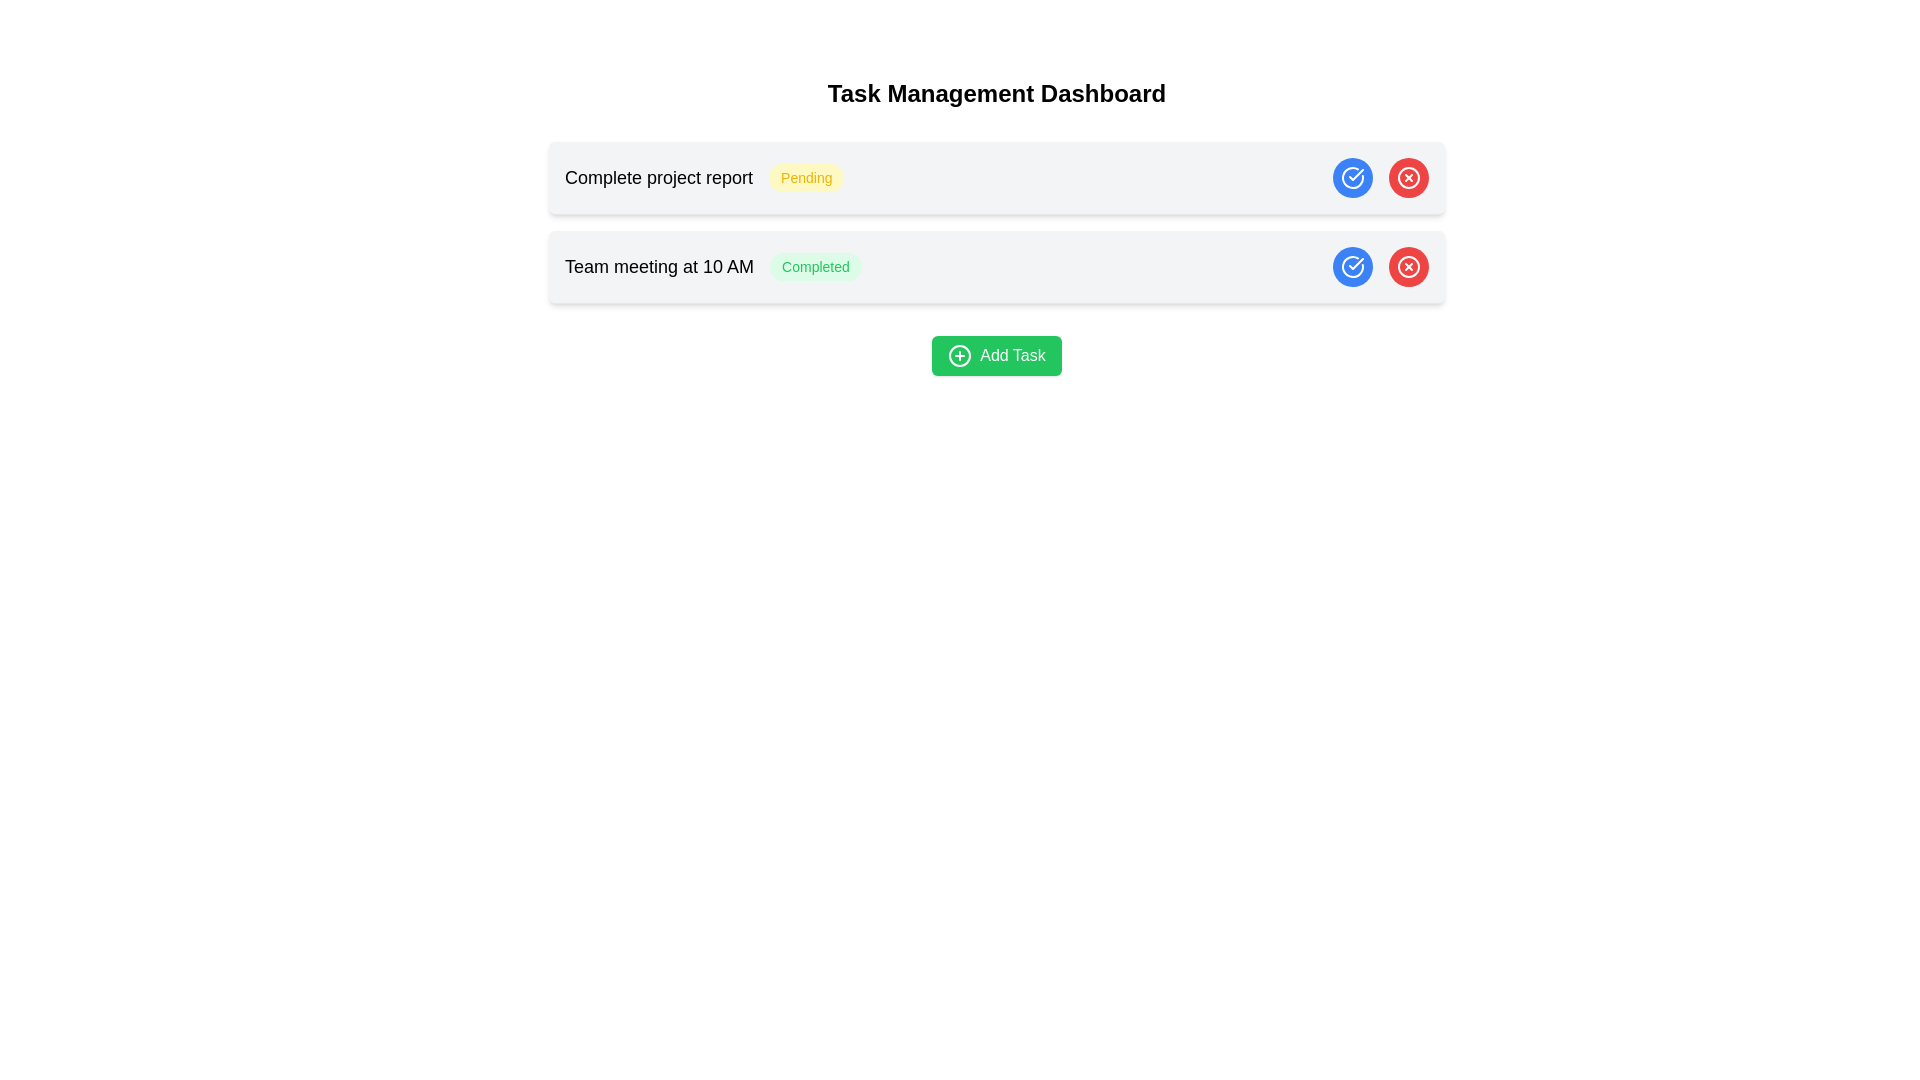 The width and height of the screenshot is (1920, 1080). I want to click on the action button within the Dashboard panel that allows interaction with task items, located centrally below the 'Task Management Dashboard' title, so click(997, 226).